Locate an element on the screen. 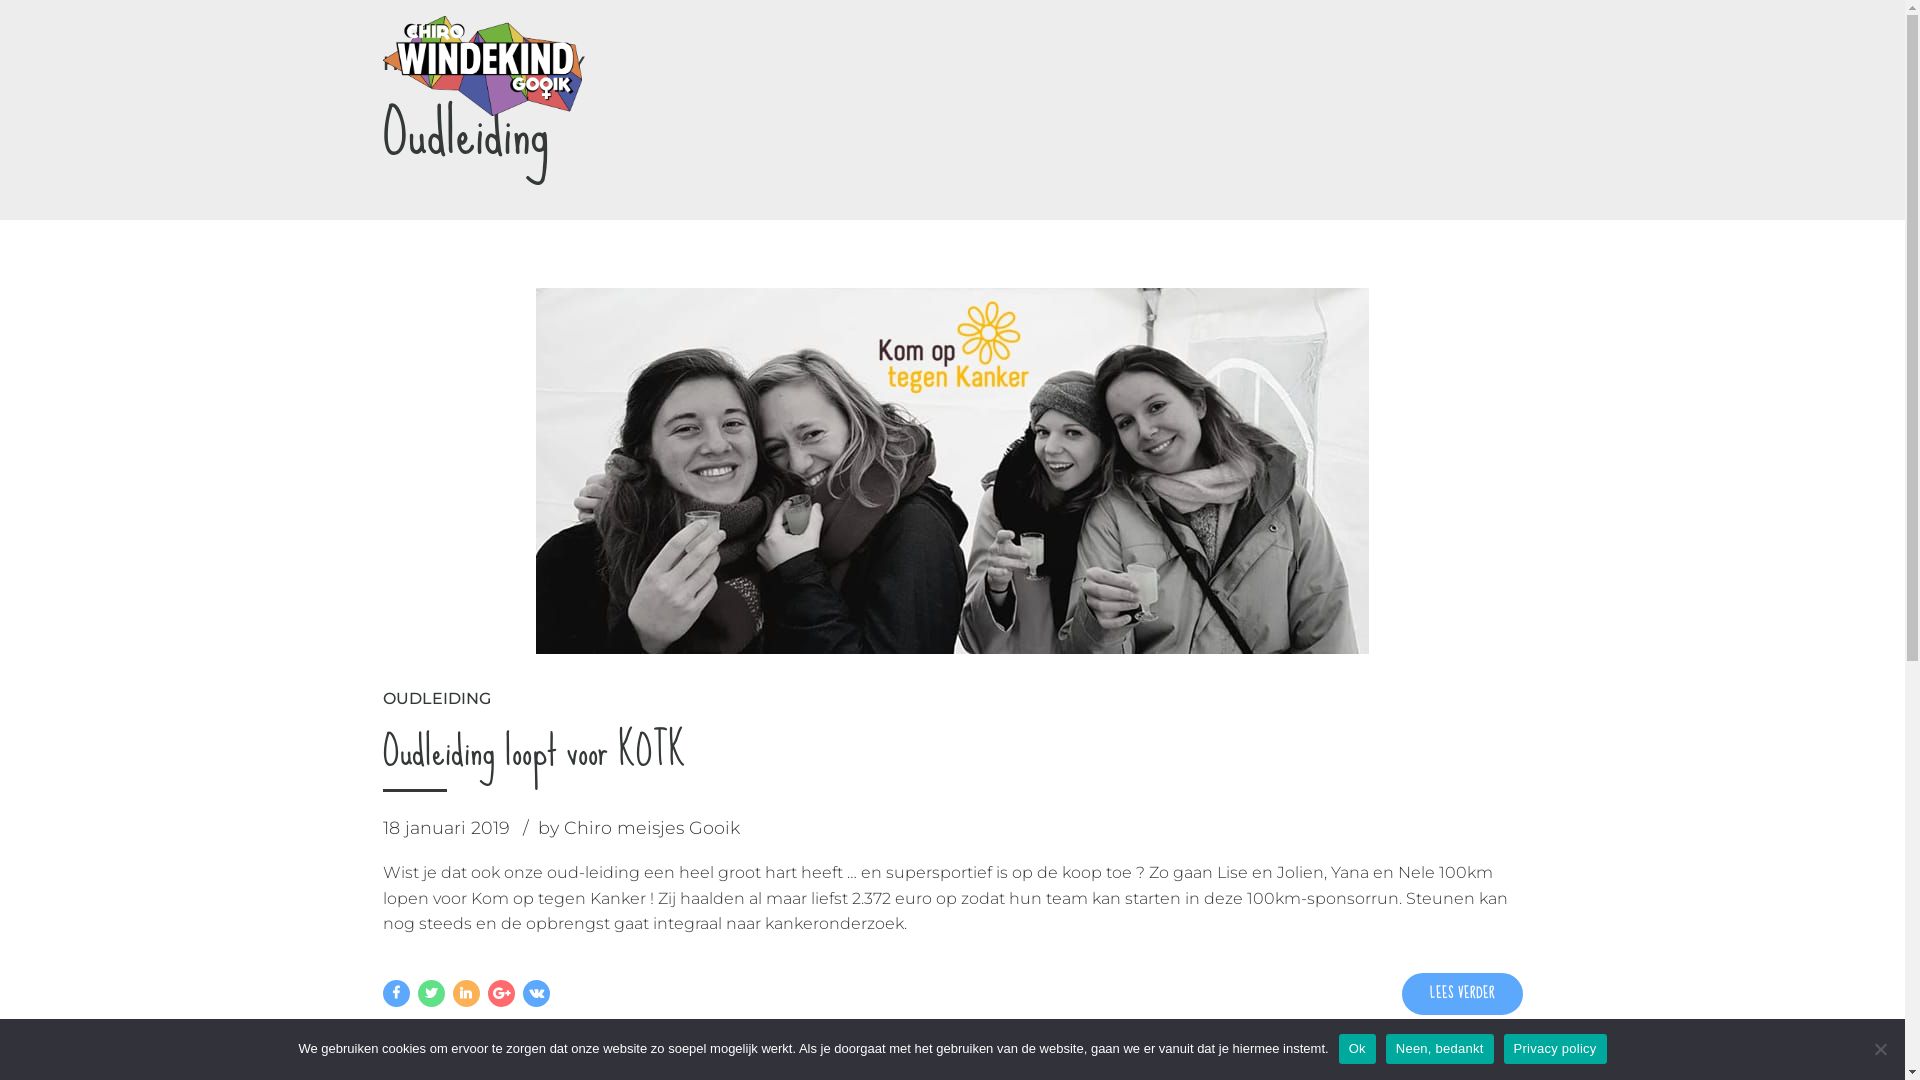 The height and width of the screenshot is (1080, 1920). 'Privacy policy' is located at coordinates (1554, 1048).